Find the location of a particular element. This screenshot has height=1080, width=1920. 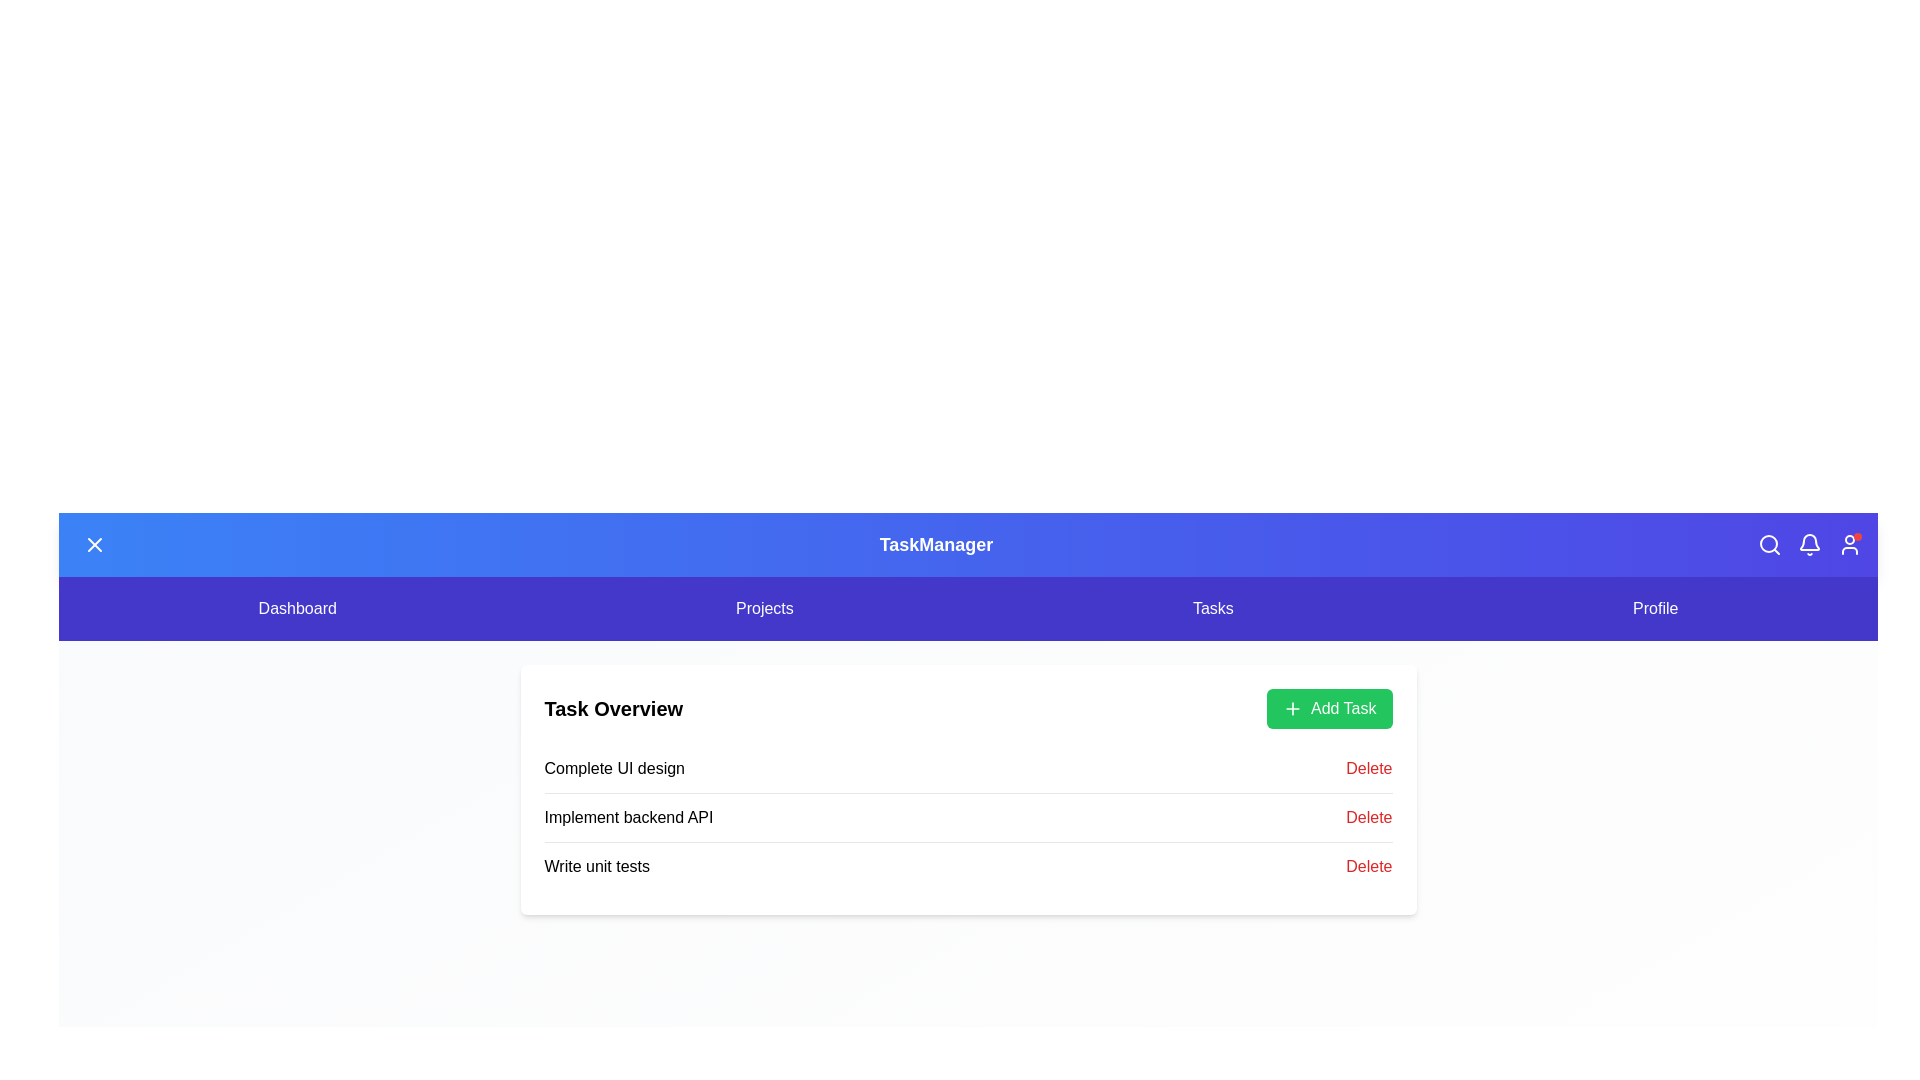

the 'Tasks' button in the navigation bar to navigate to the 'Tasks' section is located at coordinates (1212, 608).